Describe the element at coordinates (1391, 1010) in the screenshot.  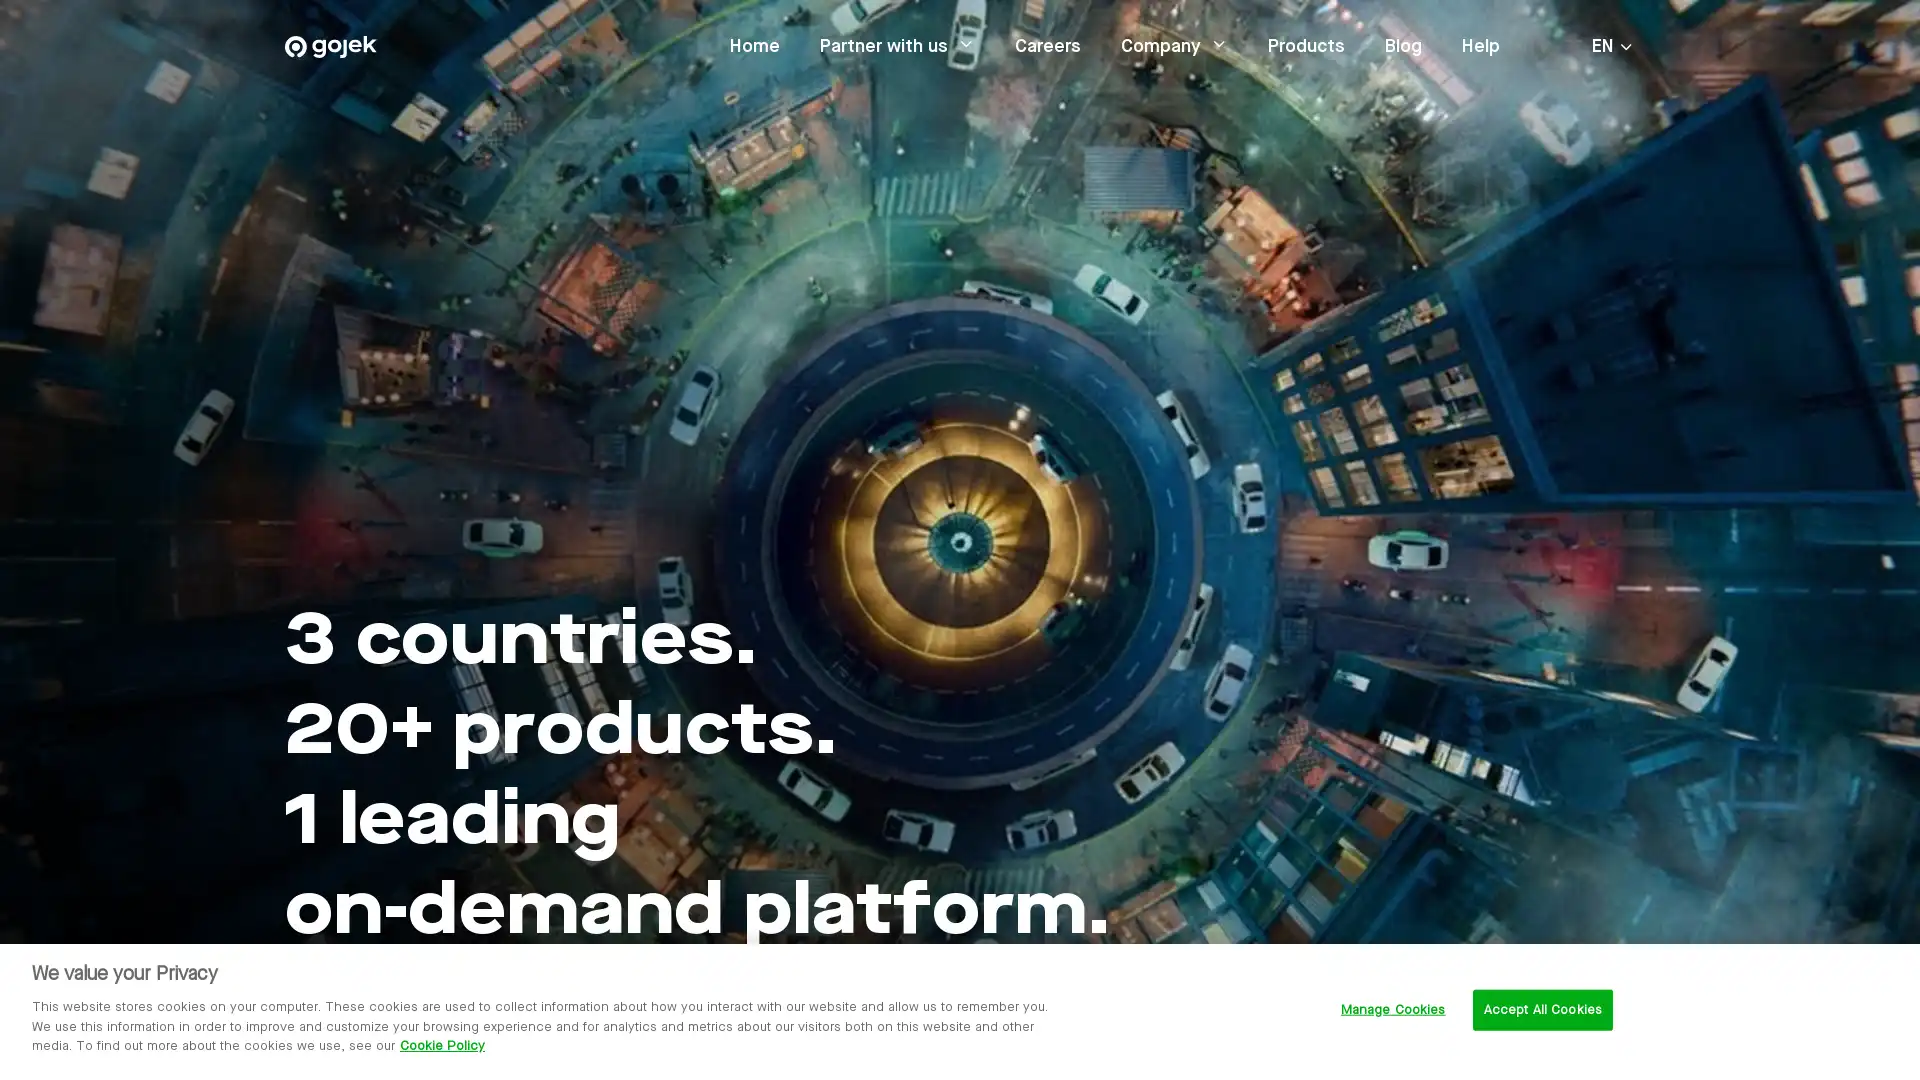
I see `Manage Cookies` at that location.